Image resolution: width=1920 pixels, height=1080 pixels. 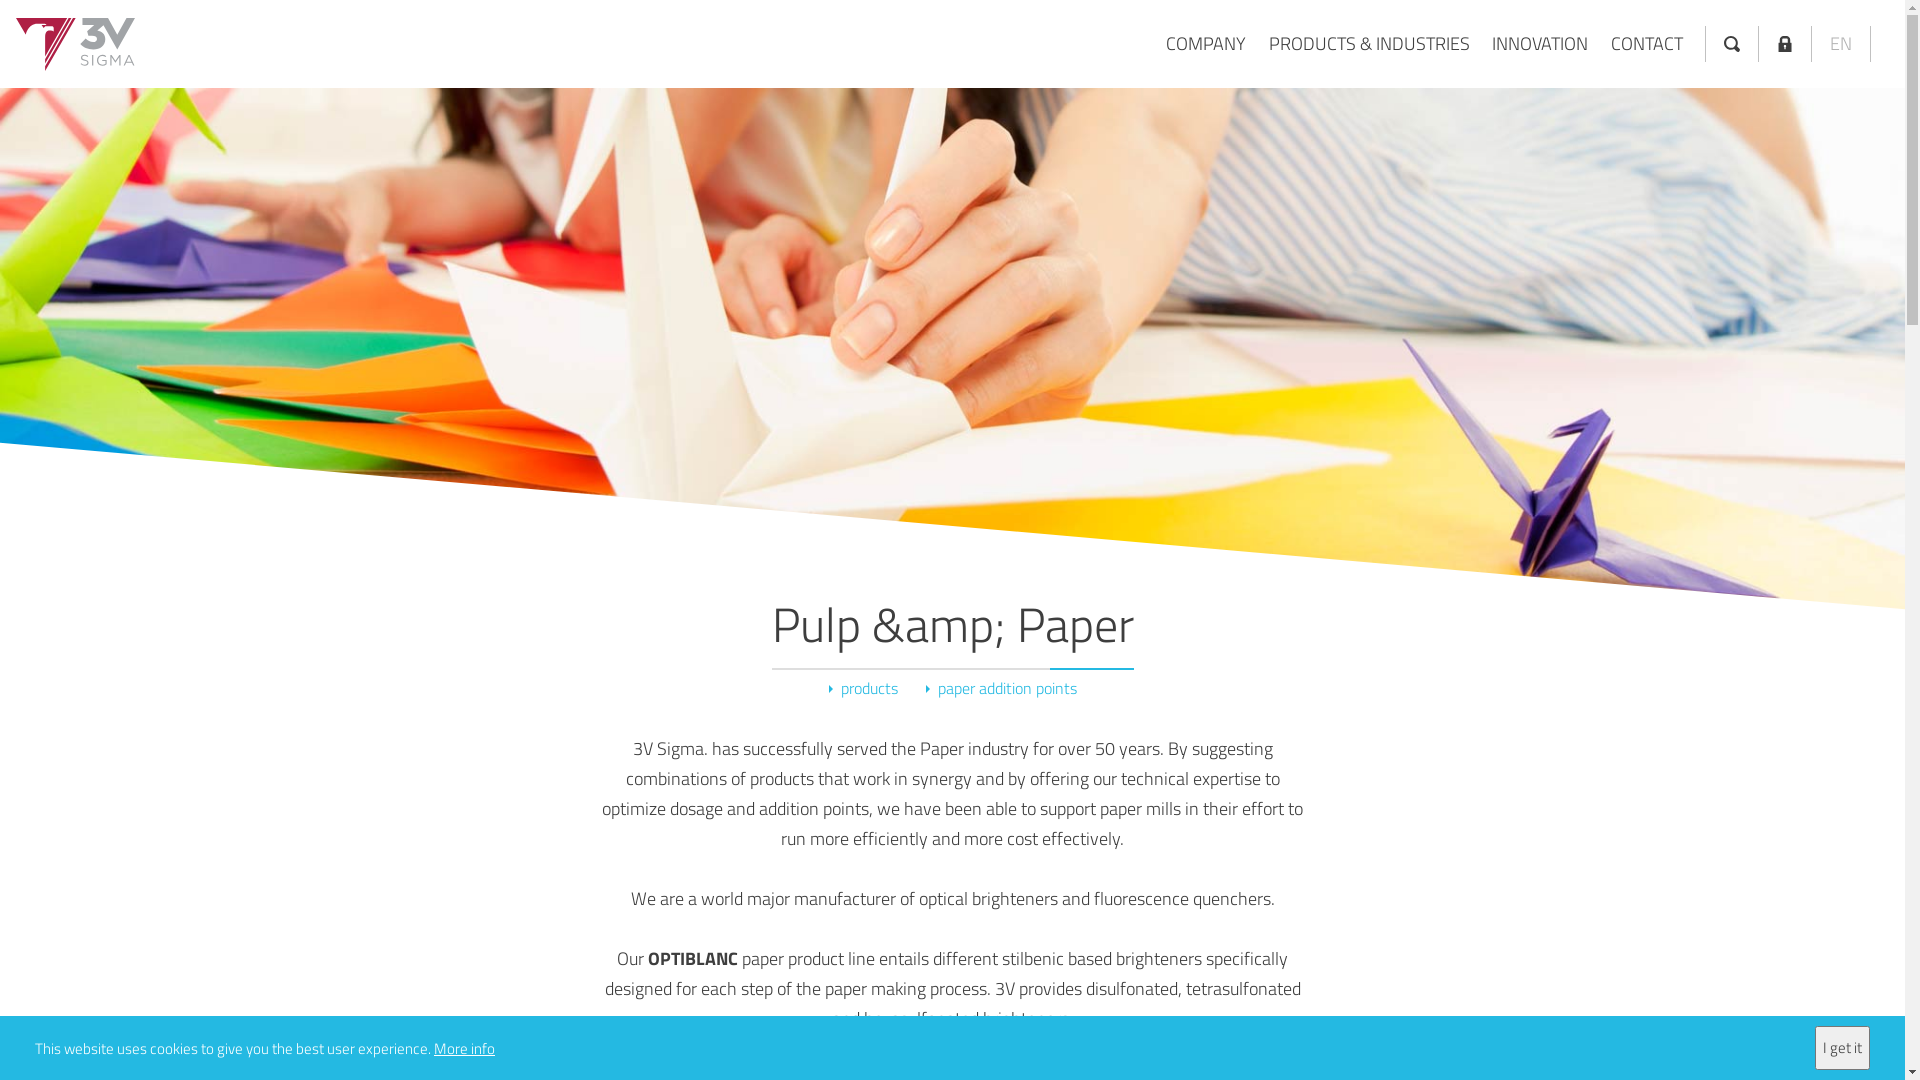 I want to click on 'COMPANY', so click(x=1166, y=43).